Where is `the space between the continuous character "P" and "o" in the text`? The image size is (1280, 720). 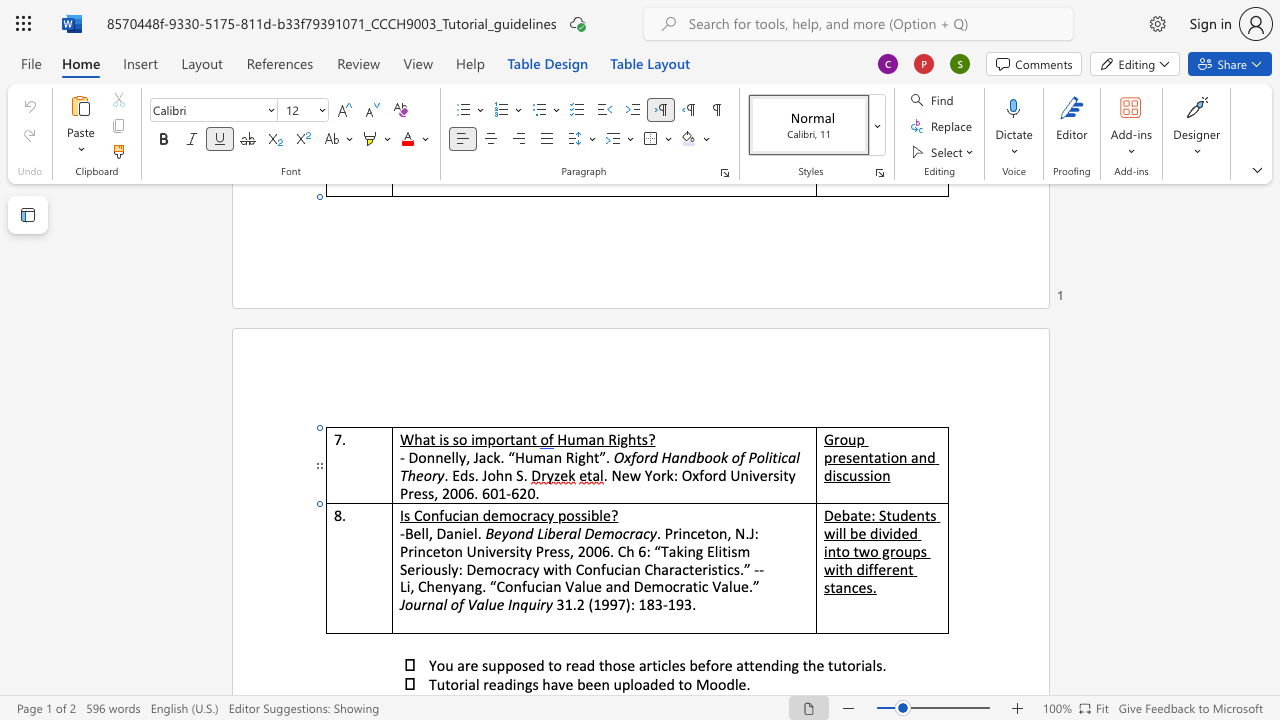
the space between the continuous character "P" and "o" in the text is located at coordinates (755, 457).